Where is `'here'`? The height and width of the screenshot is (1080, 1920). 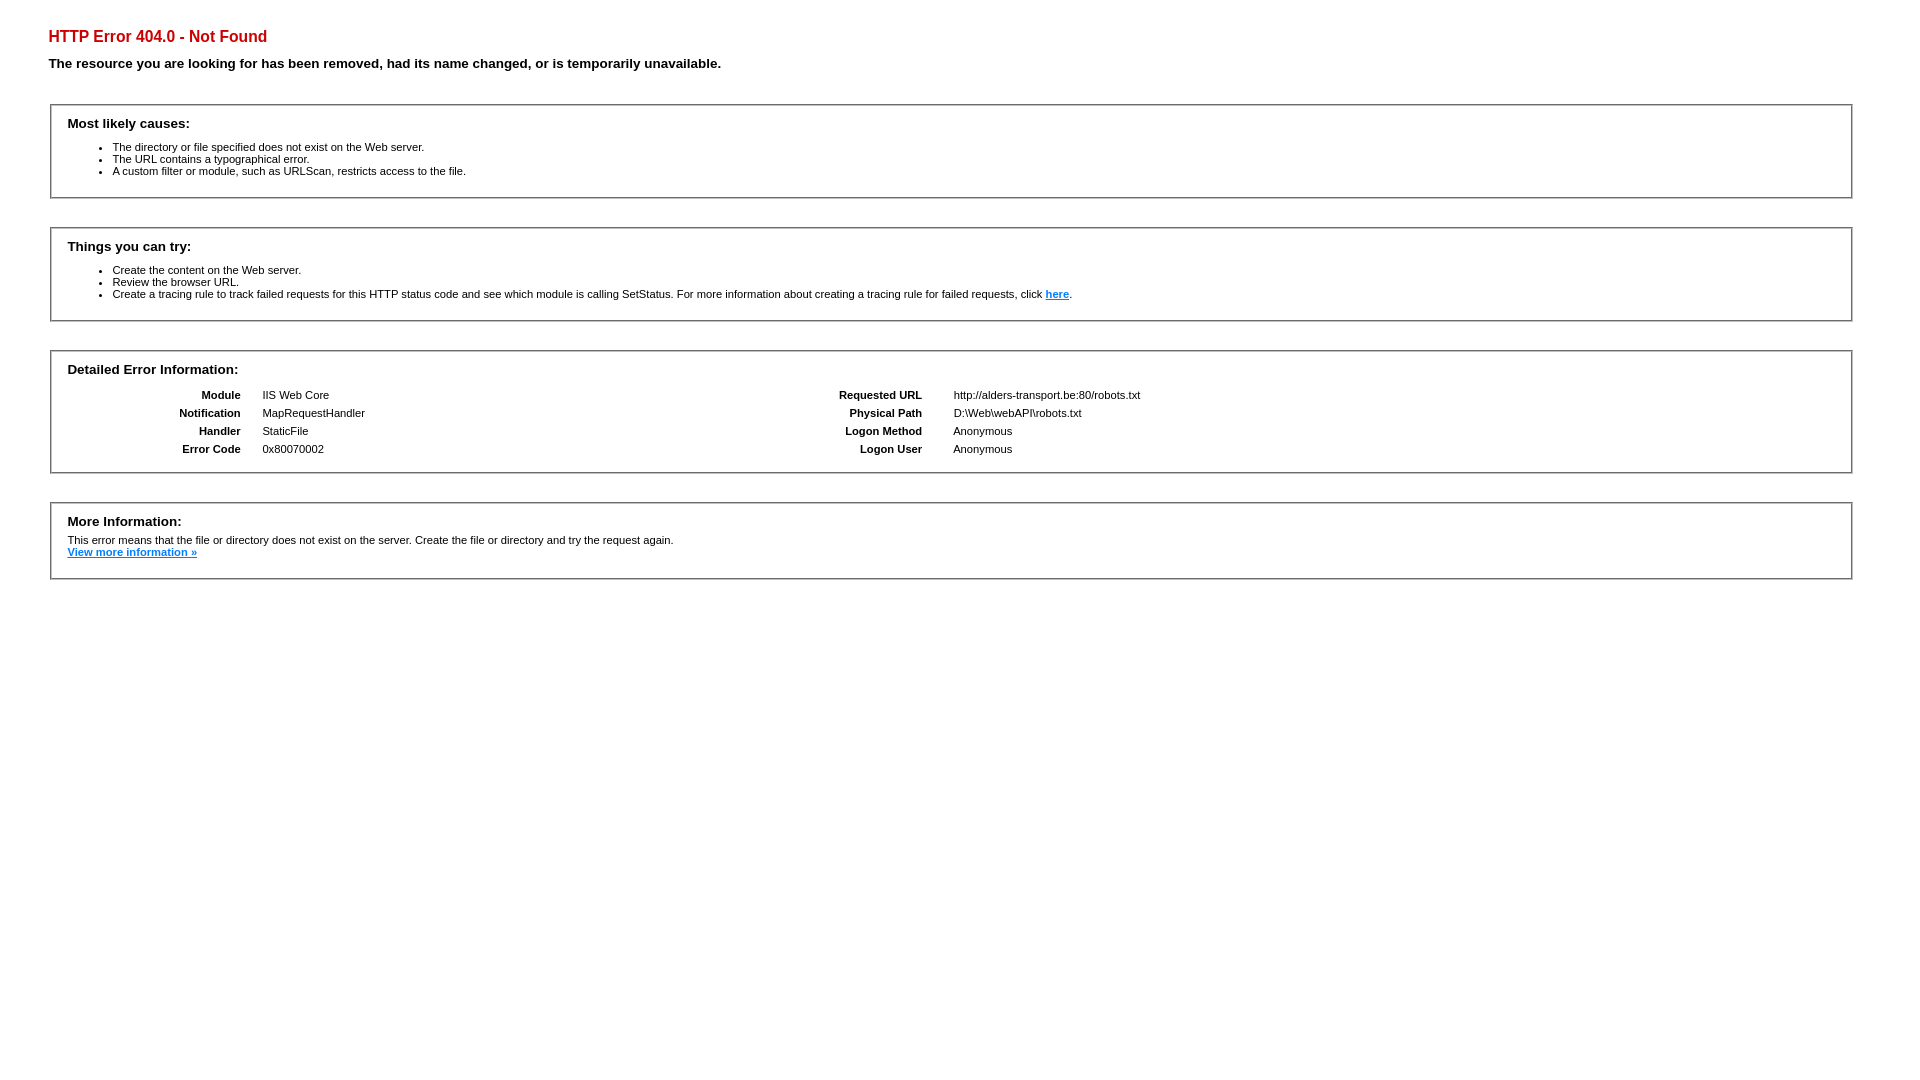 'here' is located at coordinates (1056, 293).